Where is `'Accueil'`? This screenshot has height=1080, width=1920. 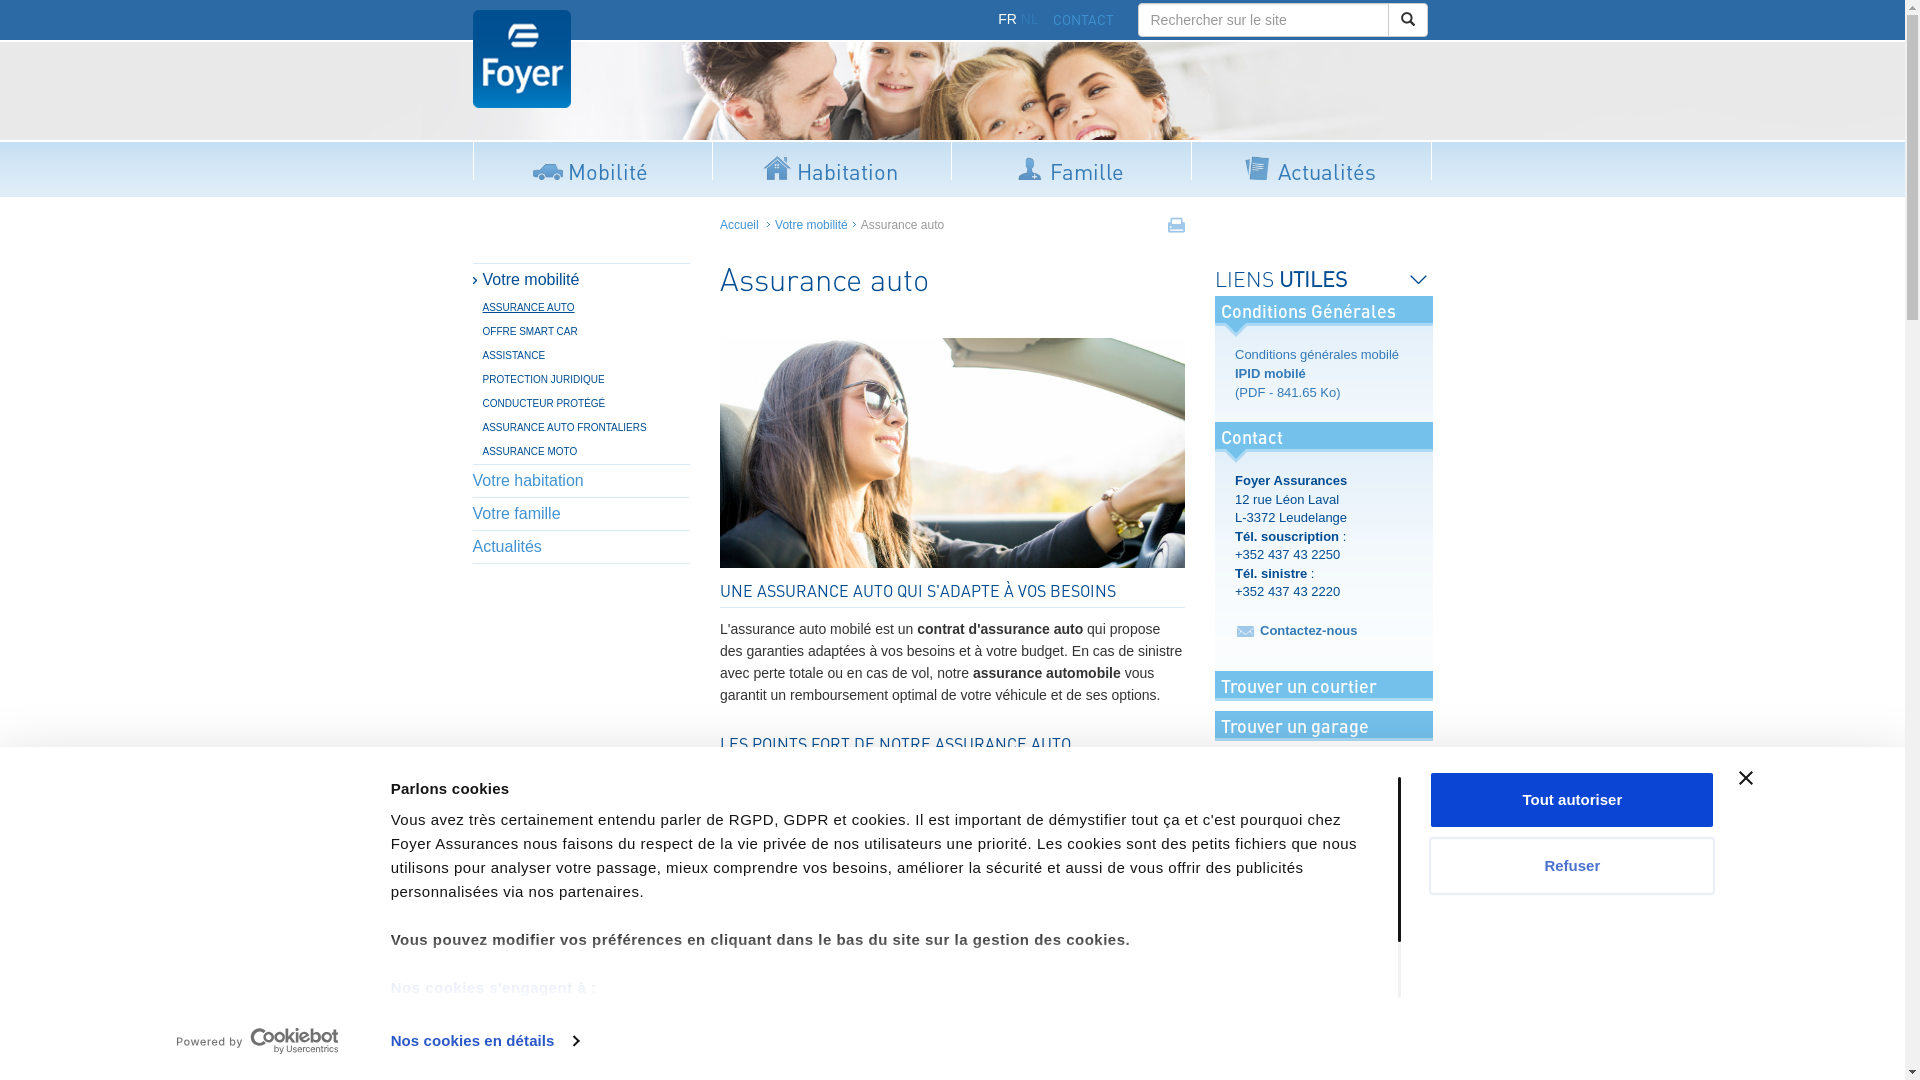 'Accueil' is located at coordinates (738, 224).